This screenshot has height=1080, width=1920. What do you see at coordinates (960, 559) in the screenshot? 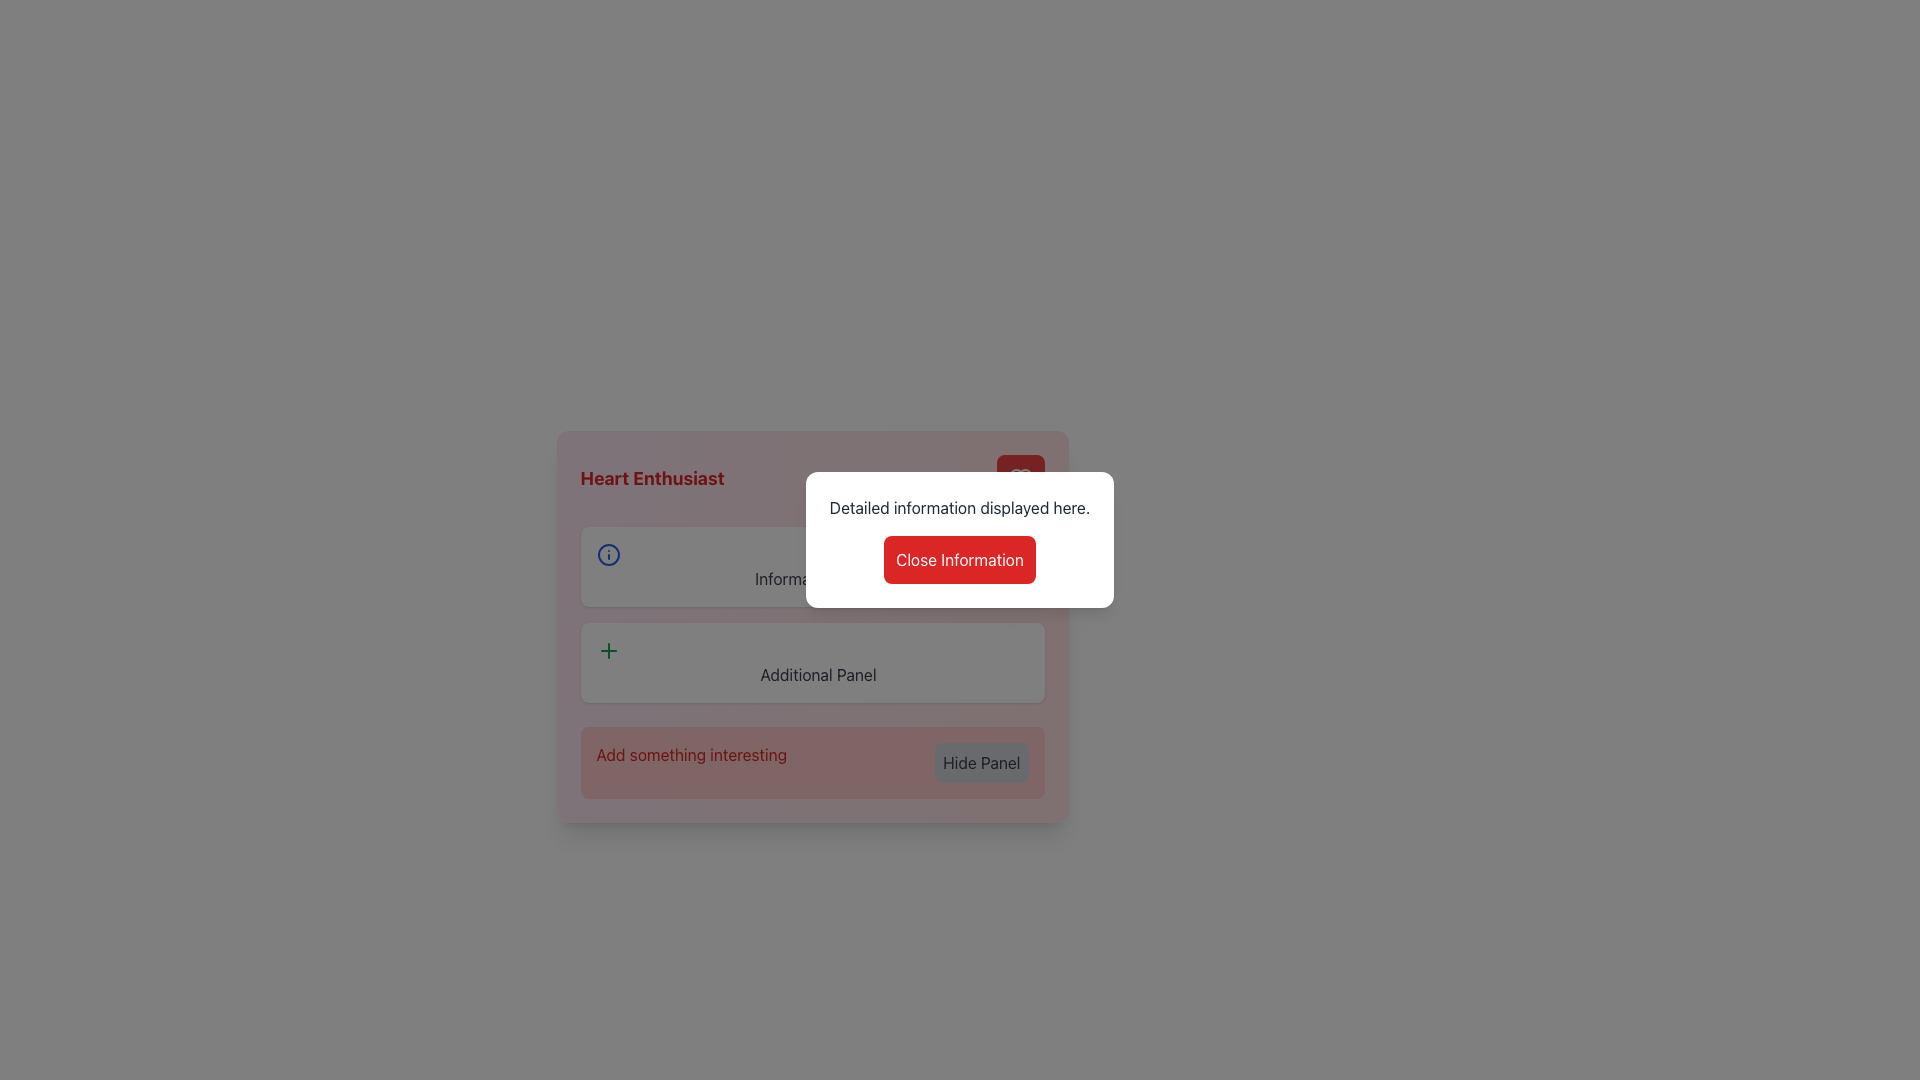
I see `the rectangular red button with white text reading 'Close Information' located under the text 'Detailed information displayed here'` at bounding box center [960, 559].